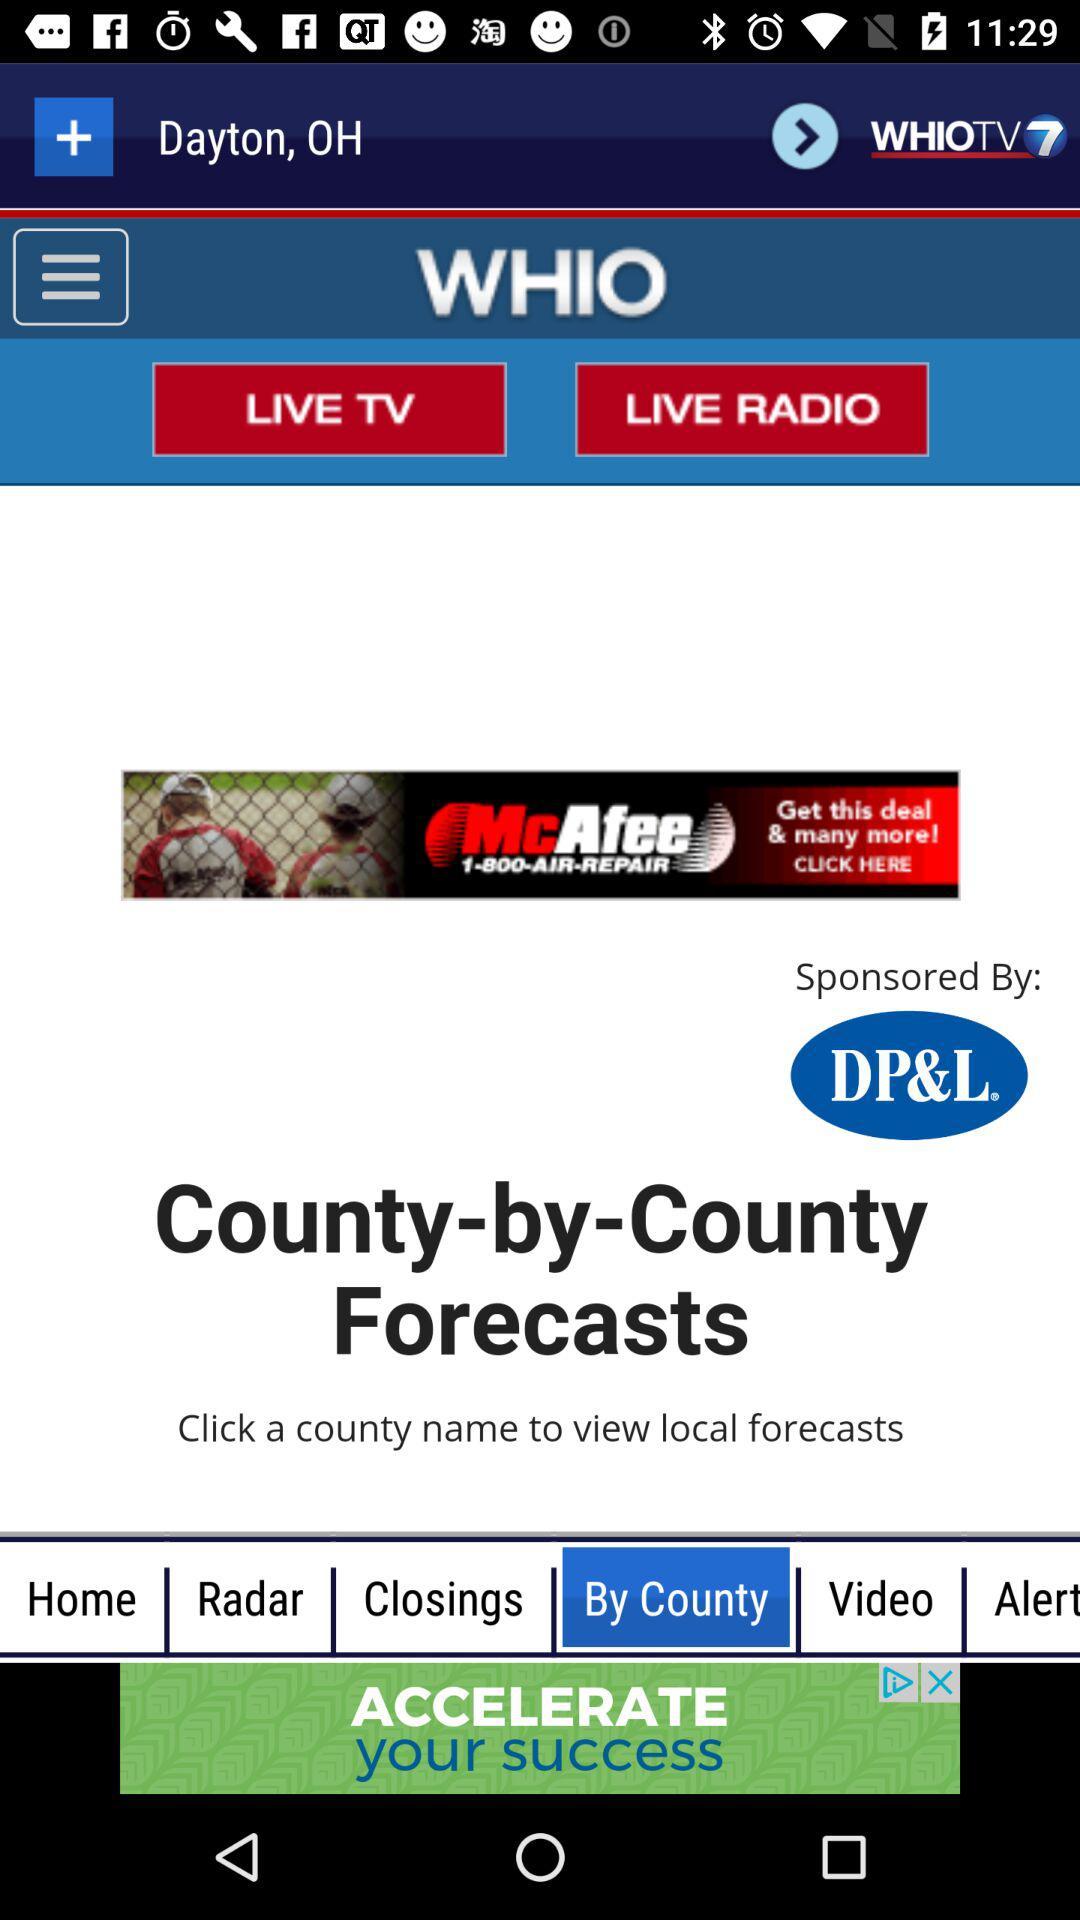 The width and height of the screenshot is (1080, 1920). I want to click on the arrow_forward icon, so click(804, 135).